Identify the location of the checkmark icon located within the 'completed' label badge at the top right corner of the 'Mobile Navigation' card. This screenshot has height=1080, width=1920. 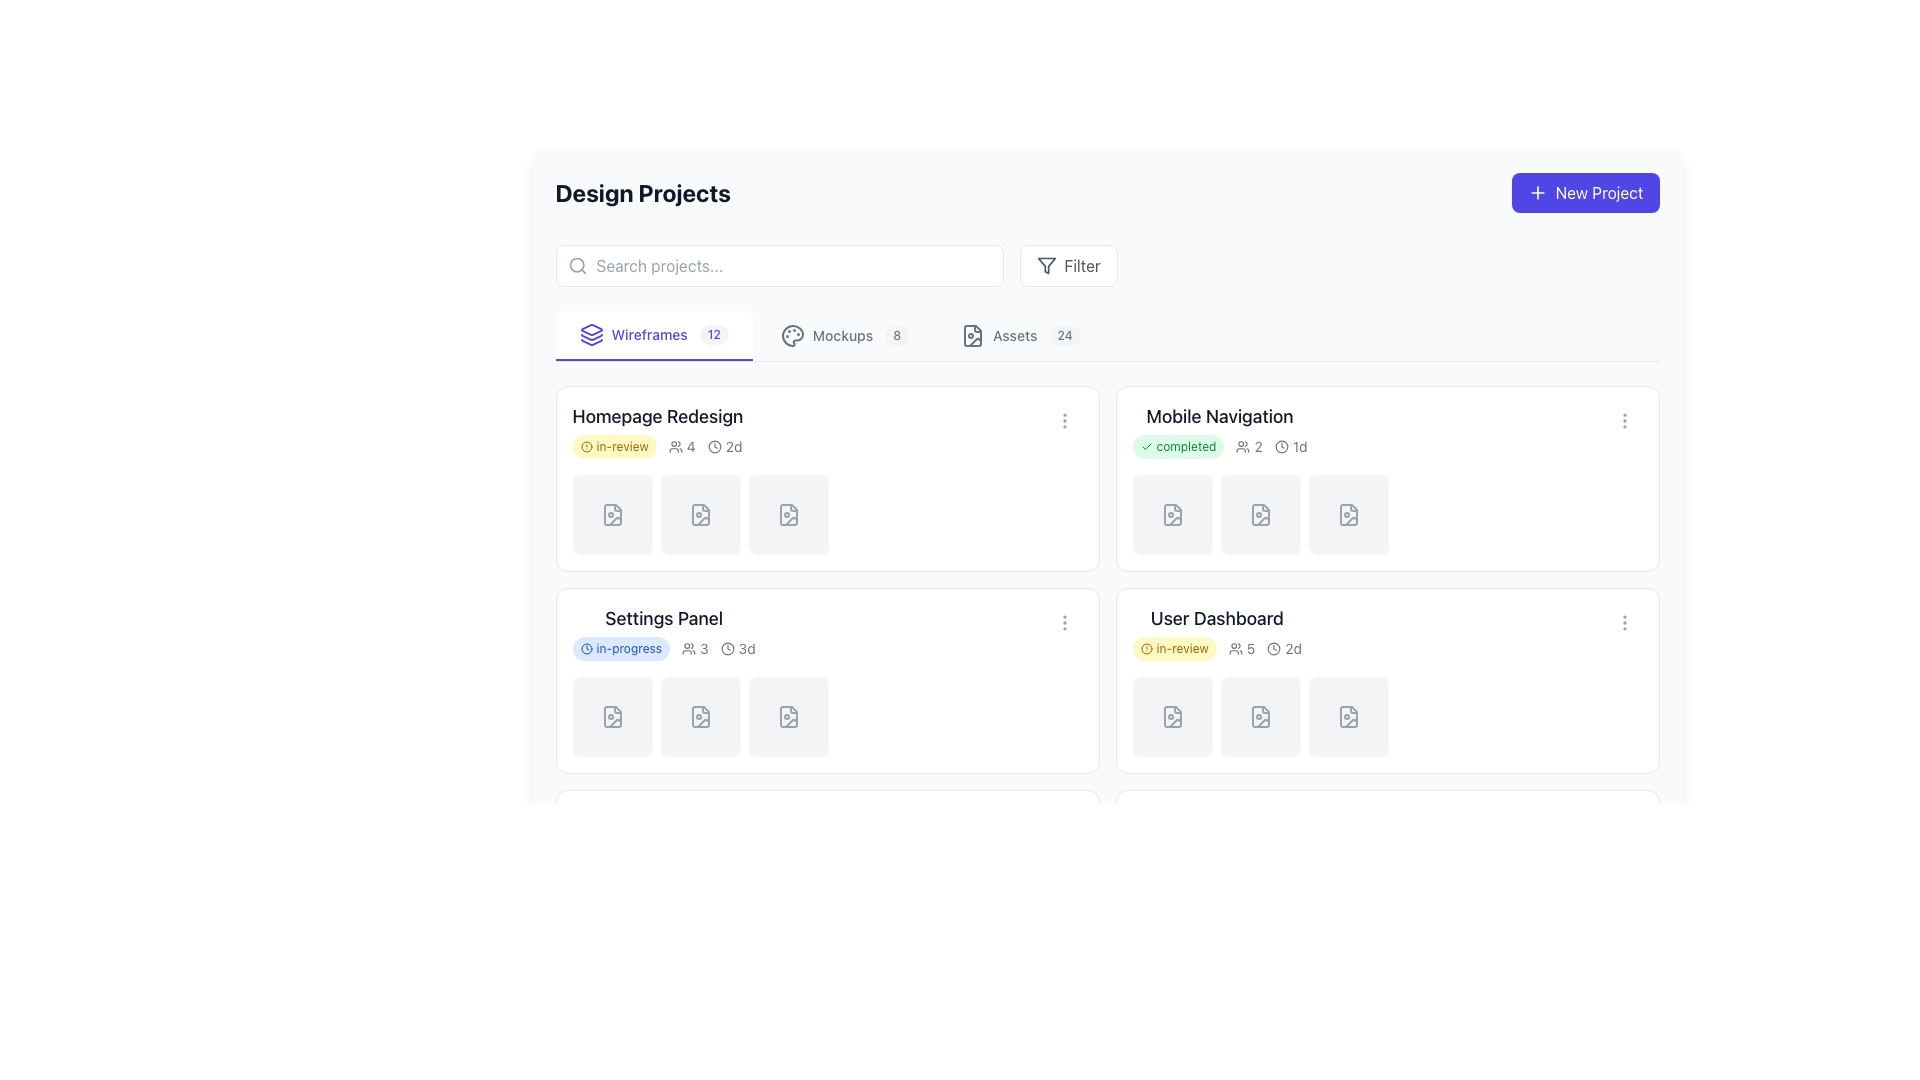
(1146, 446).